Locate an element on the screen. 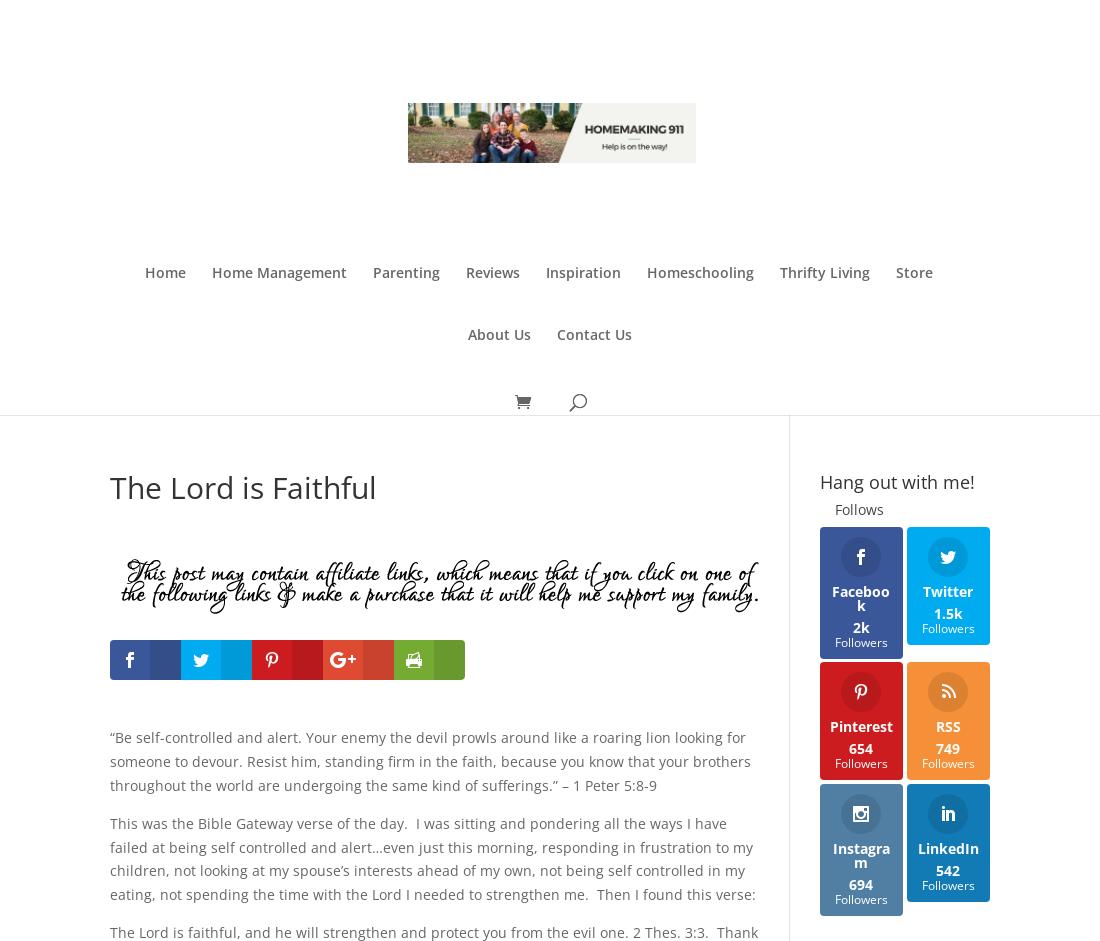 Image resolution: width=1100 pixels, height=941 pixels. 'The Lord is Faithful' is located at coordinates (110, 485).